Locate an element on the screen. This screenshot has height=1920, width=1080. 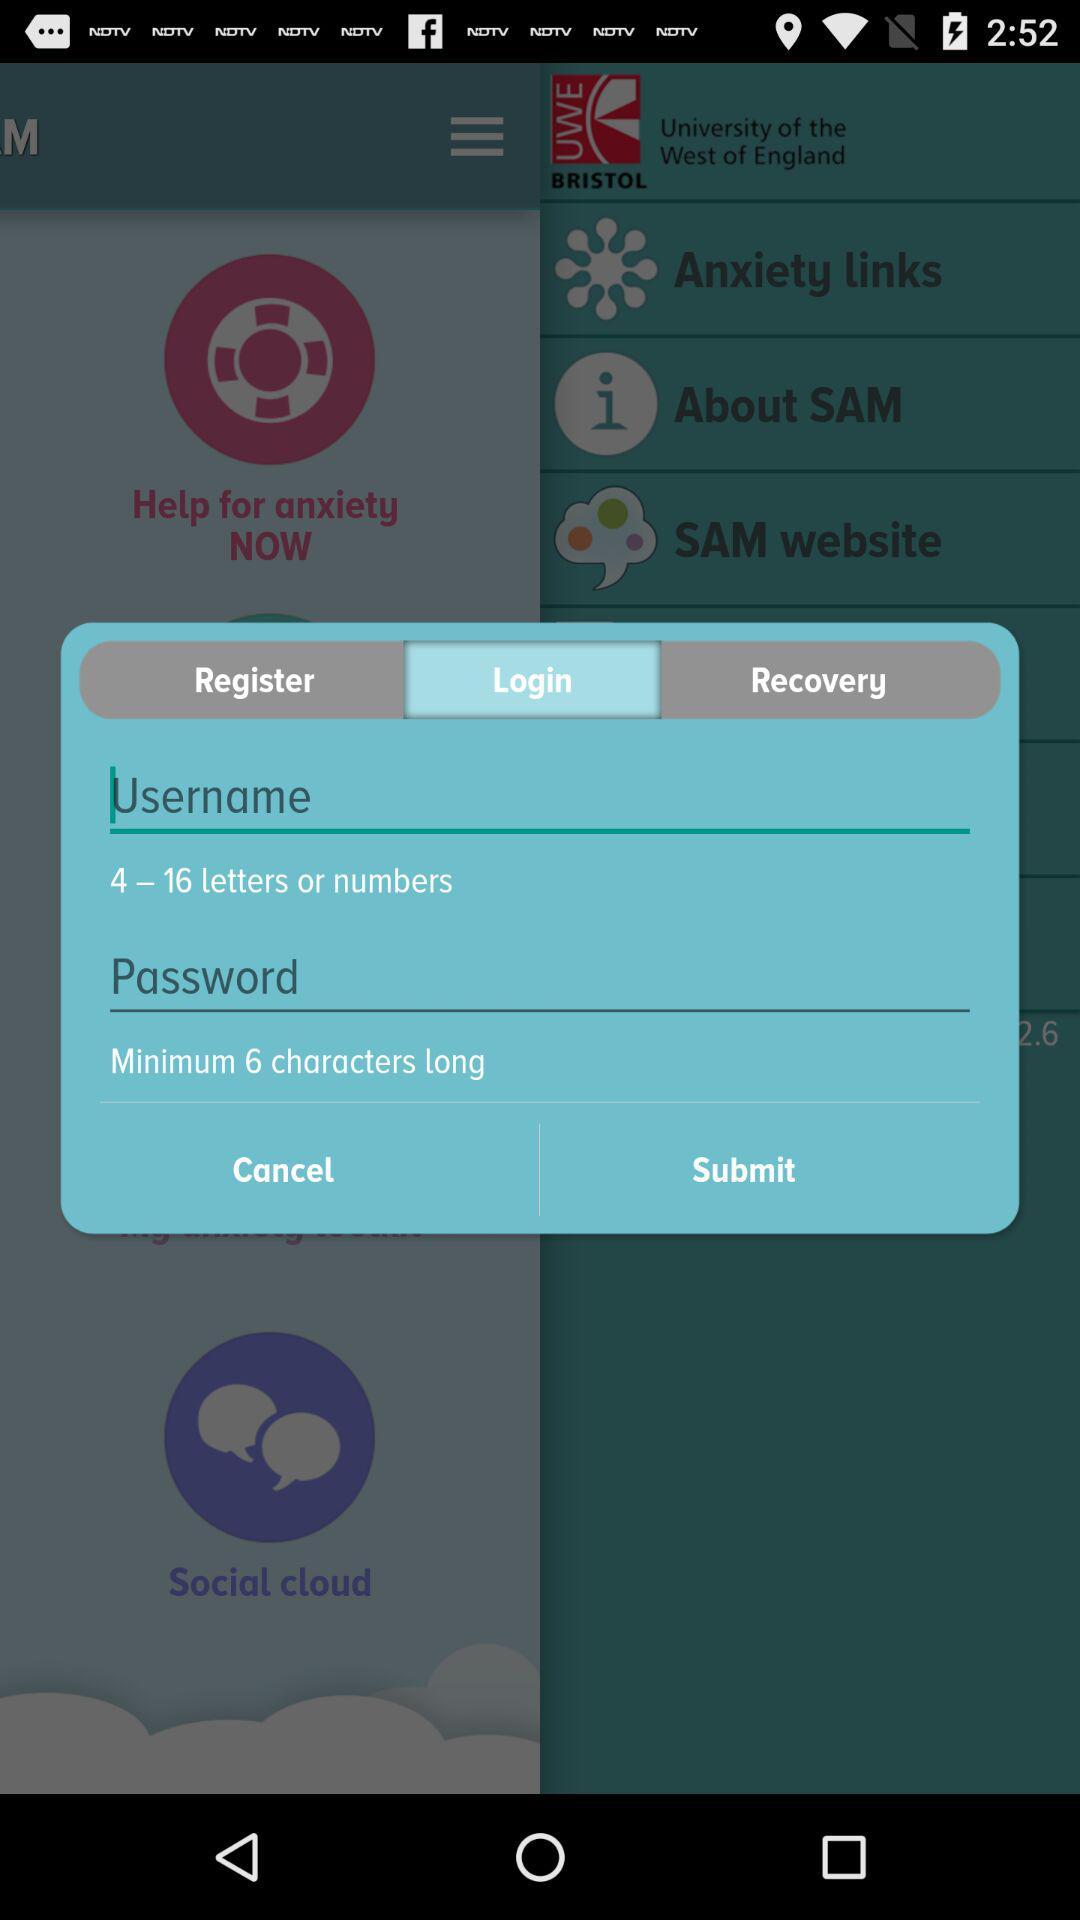
cancel item is located at coordinates (308, 1169).